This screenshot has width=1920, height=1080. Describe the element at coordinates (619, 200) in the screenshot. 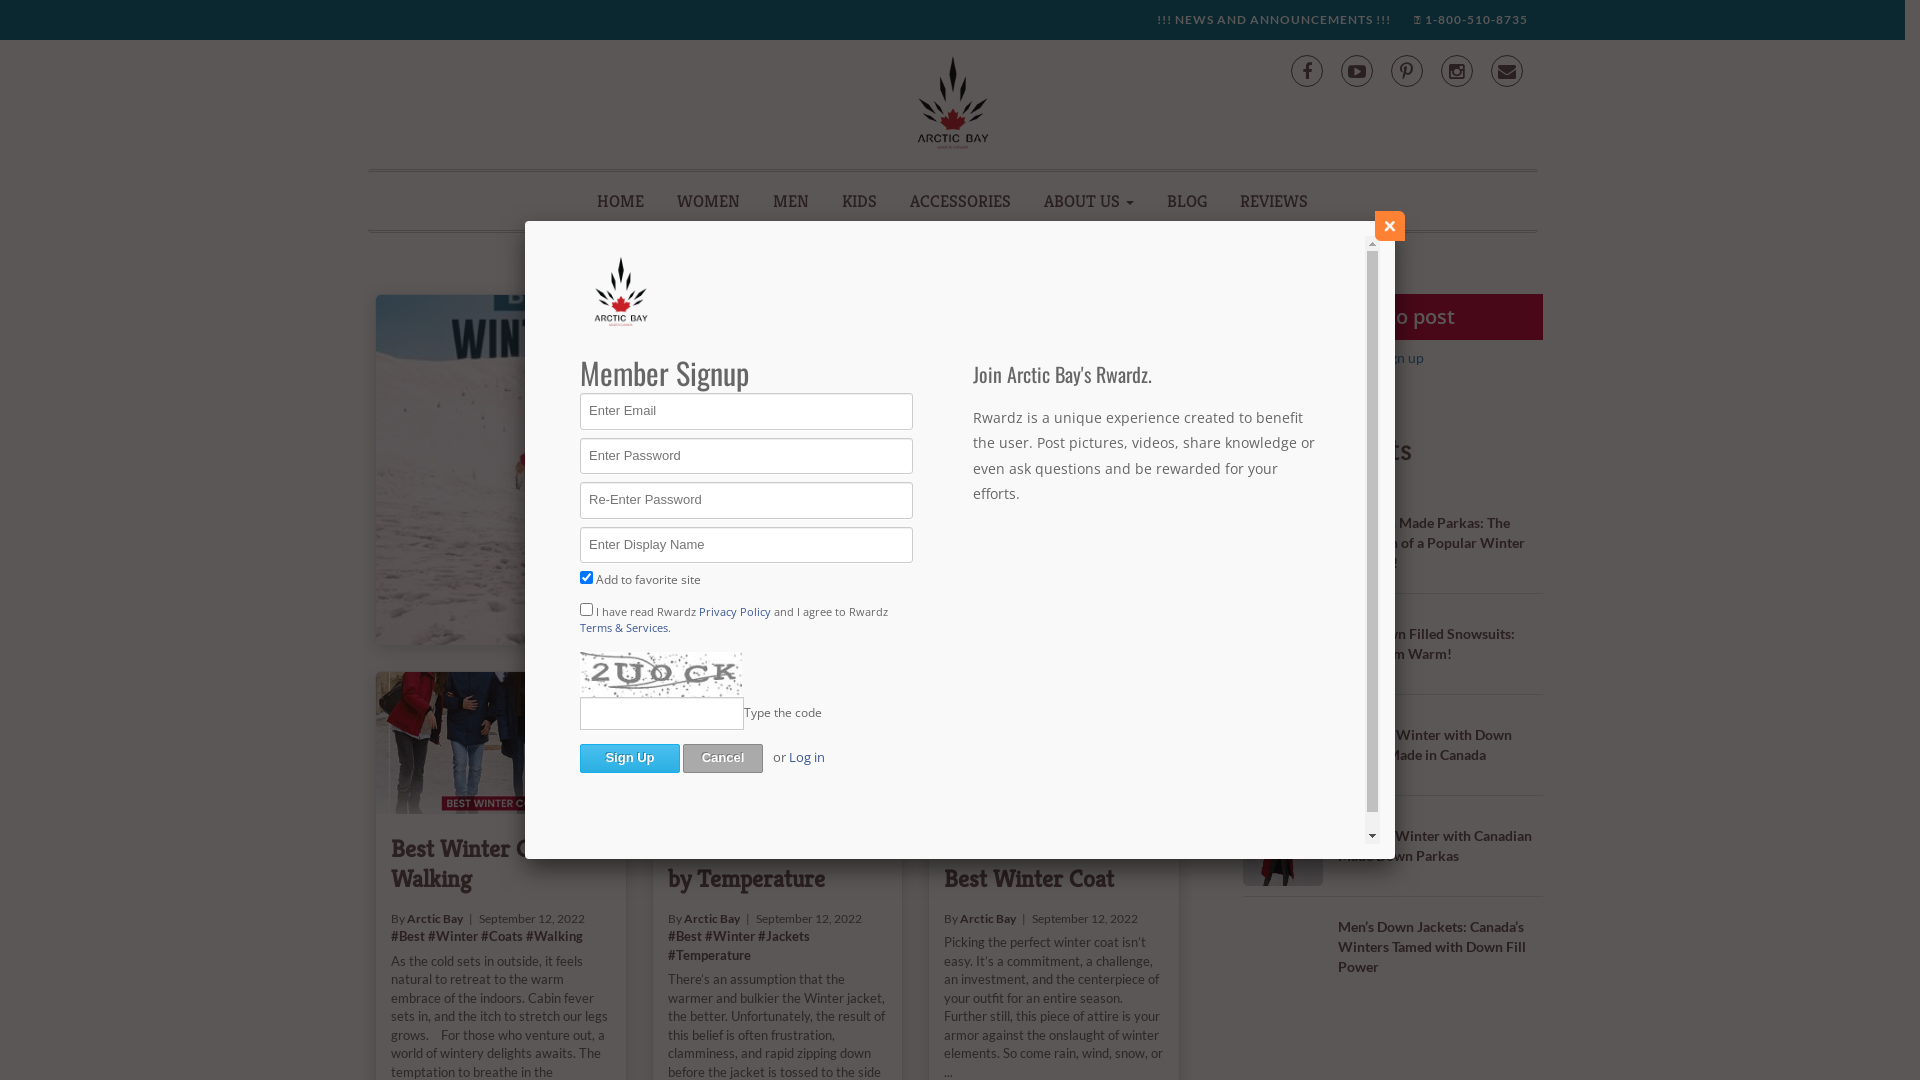

I see `'HOME'` at that location.